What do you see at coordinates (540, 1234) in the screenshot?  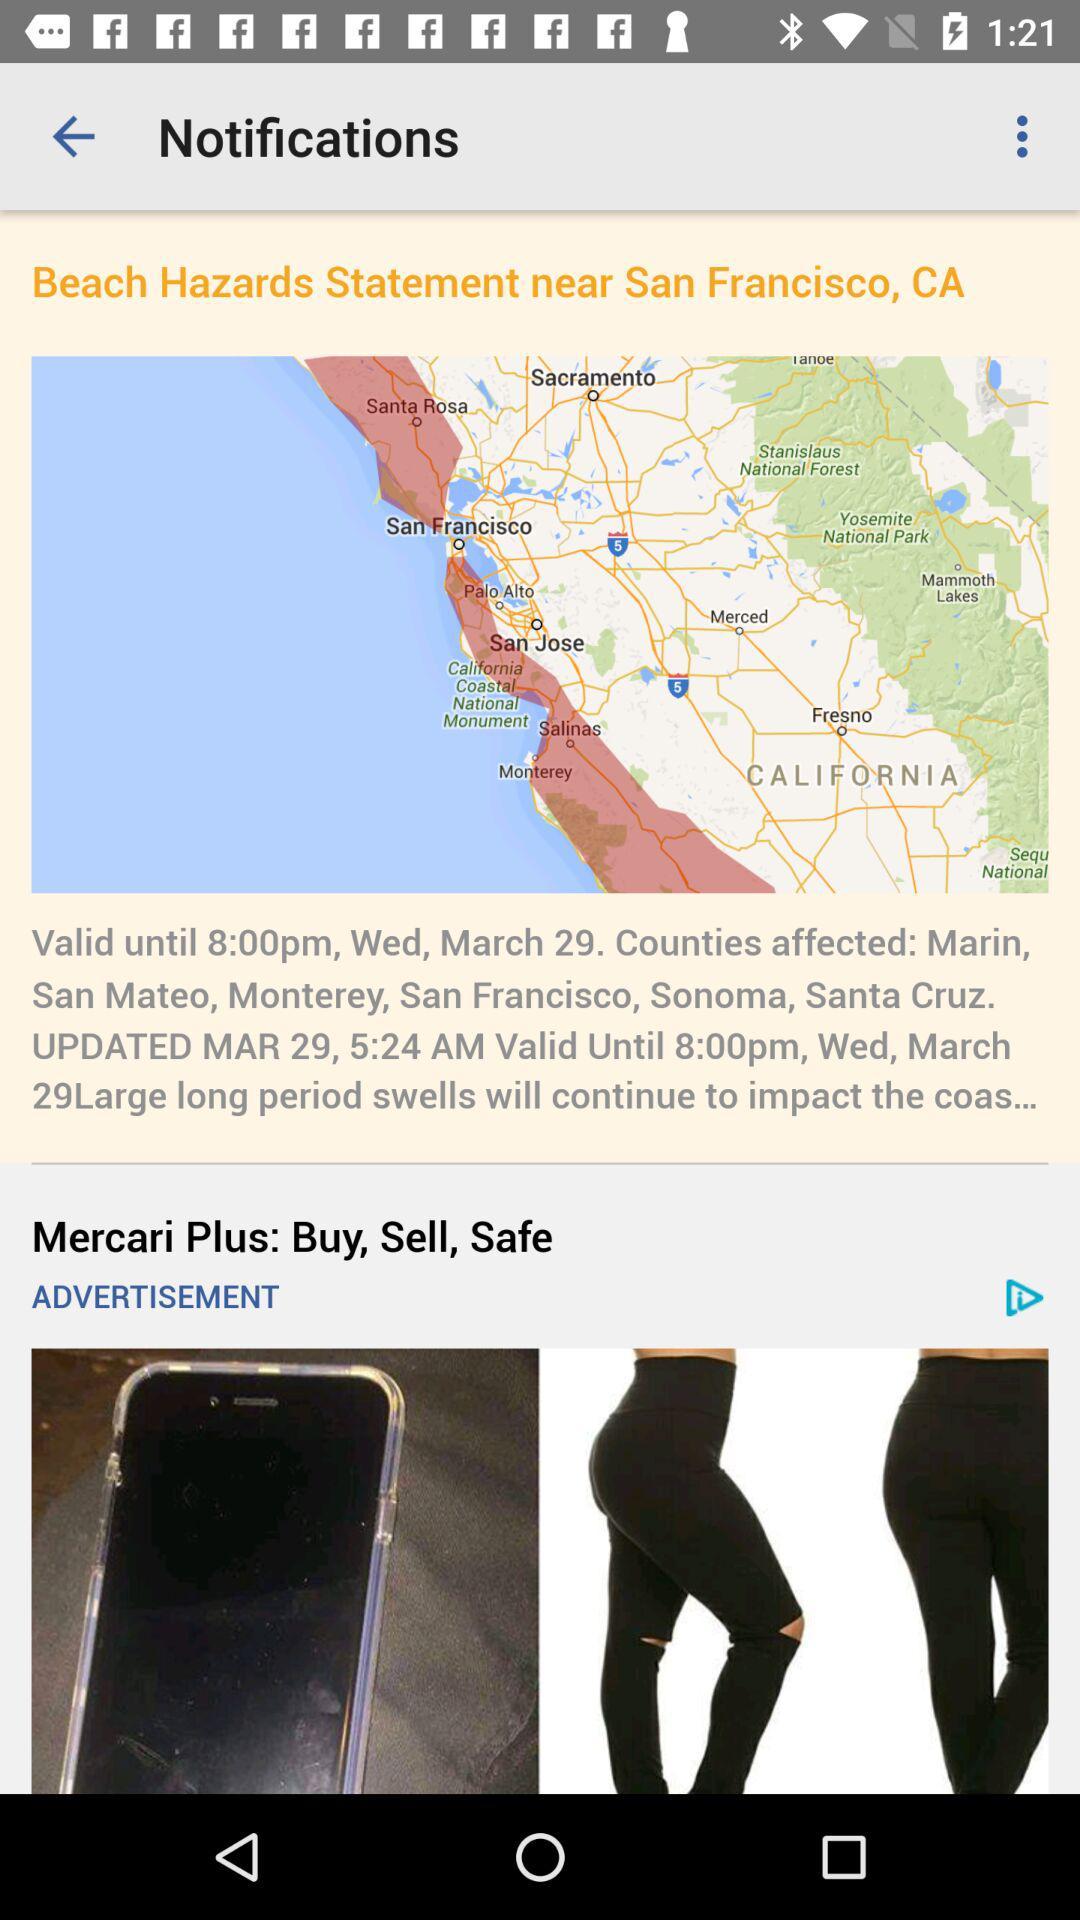 I see `the mercari plus buy icon` at bounding box center [540, 1234].